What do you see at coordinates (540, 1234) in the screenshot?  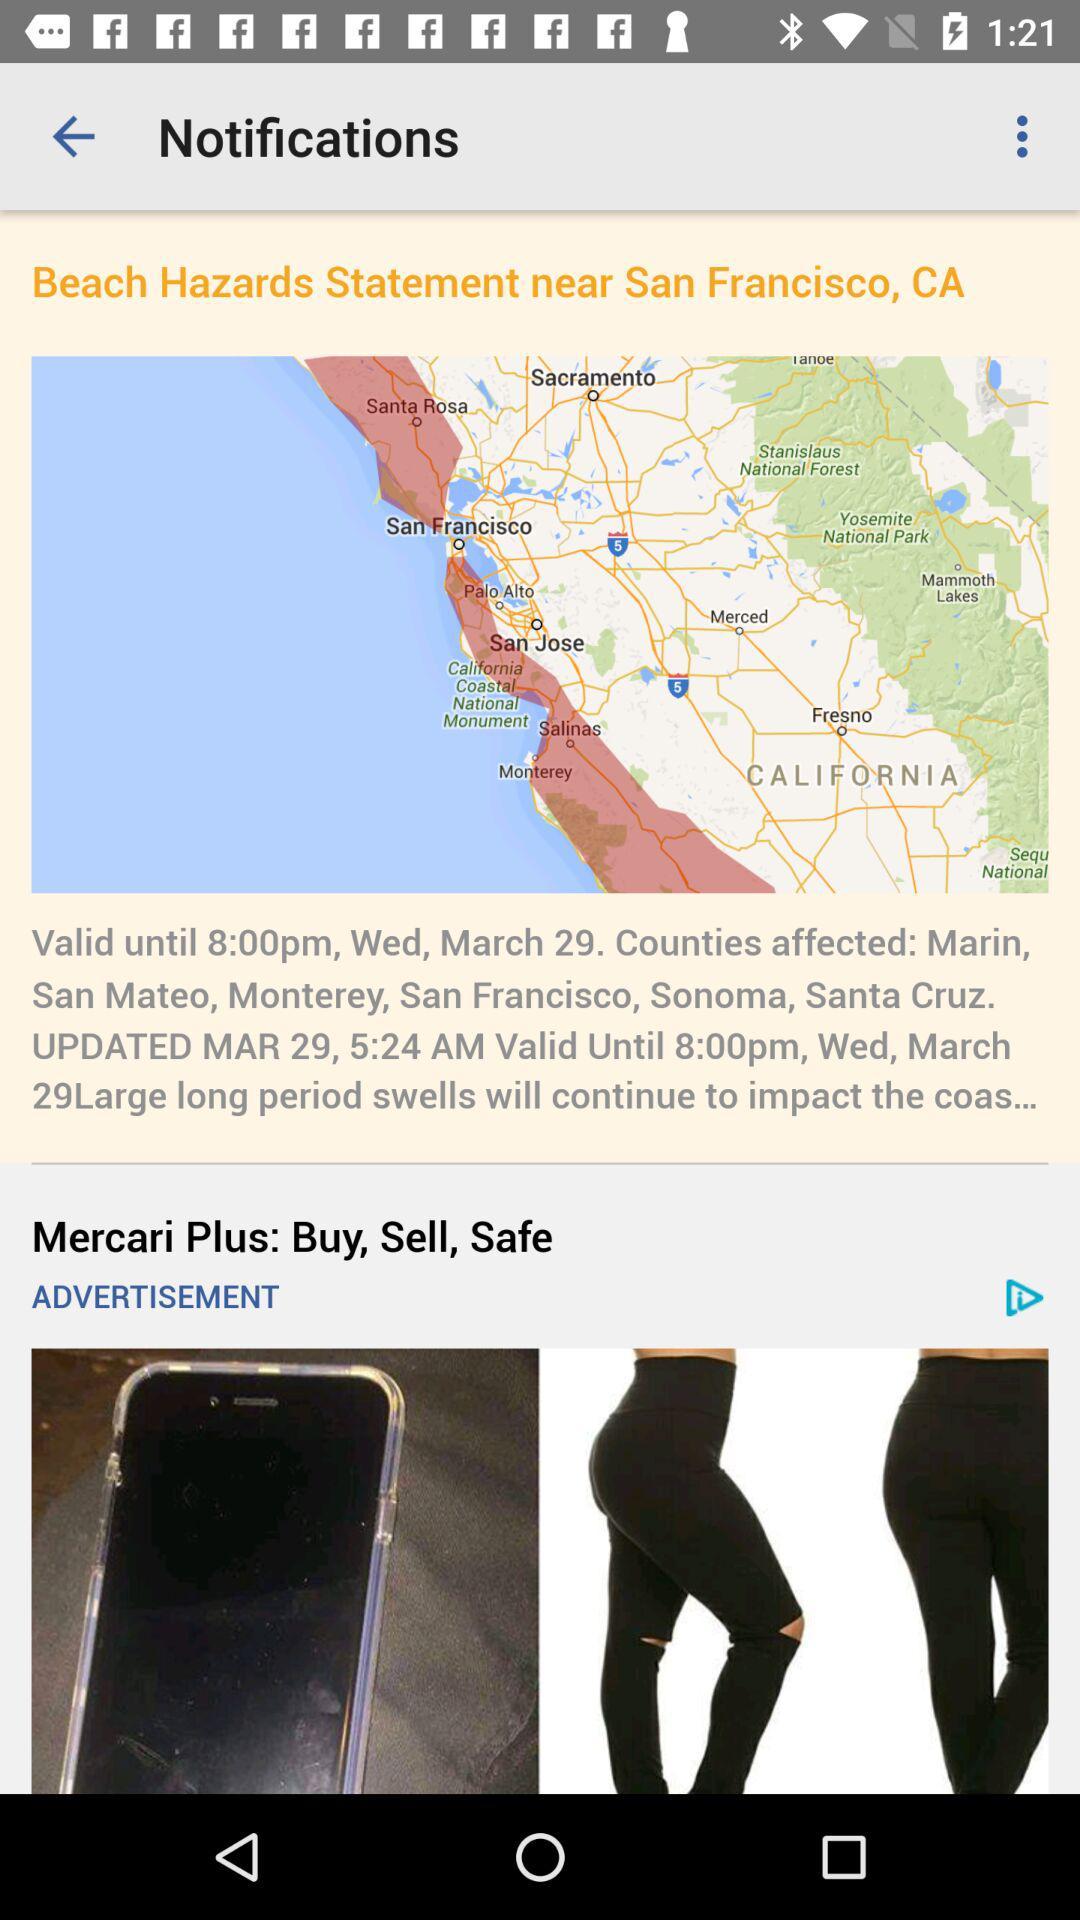 I see `the mercari plus buy icon` at bounding box center [540, 1234].